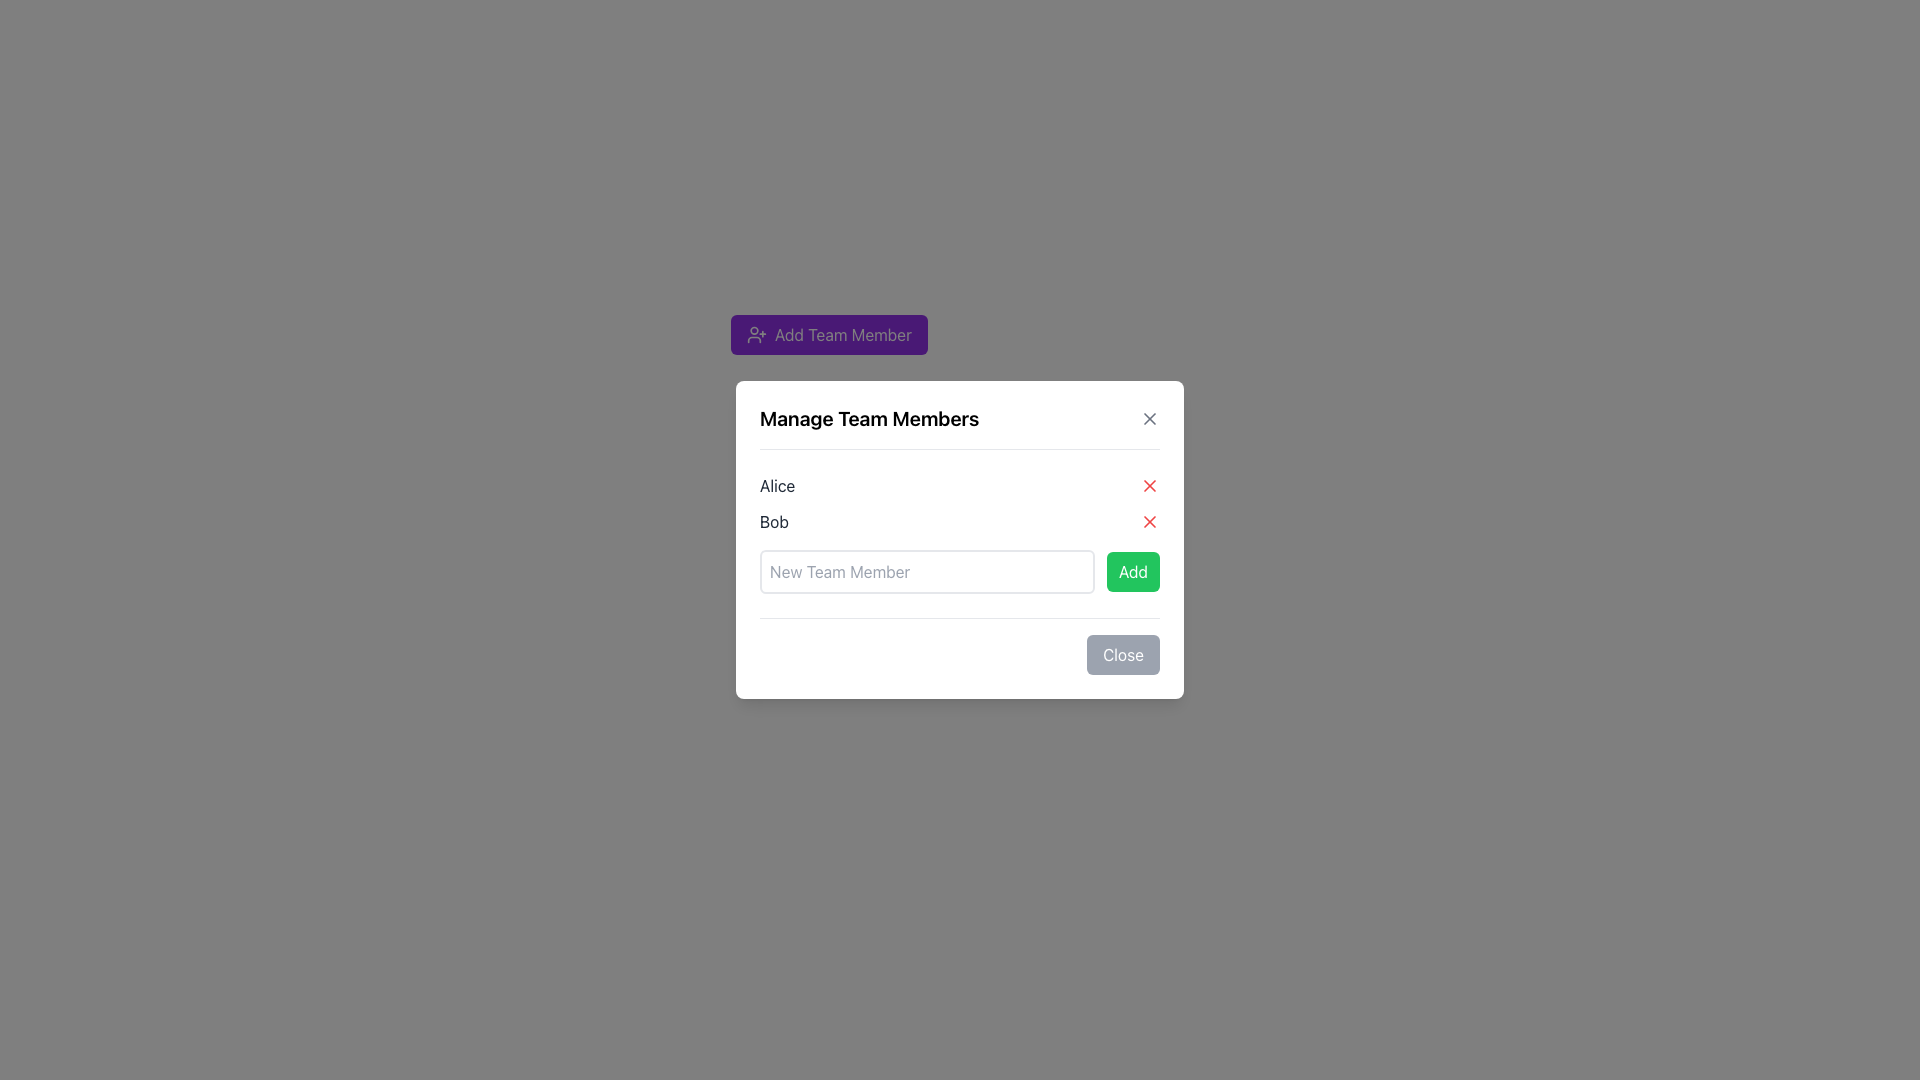 This screenshot has height=1080, width=1920. Describe the element at coordinates (869, 418) in the screenshot. I see `the text label reading 'Manage Team Members' which is styled in bold and large font, located at the top-left corner of the modal interface` at that location.